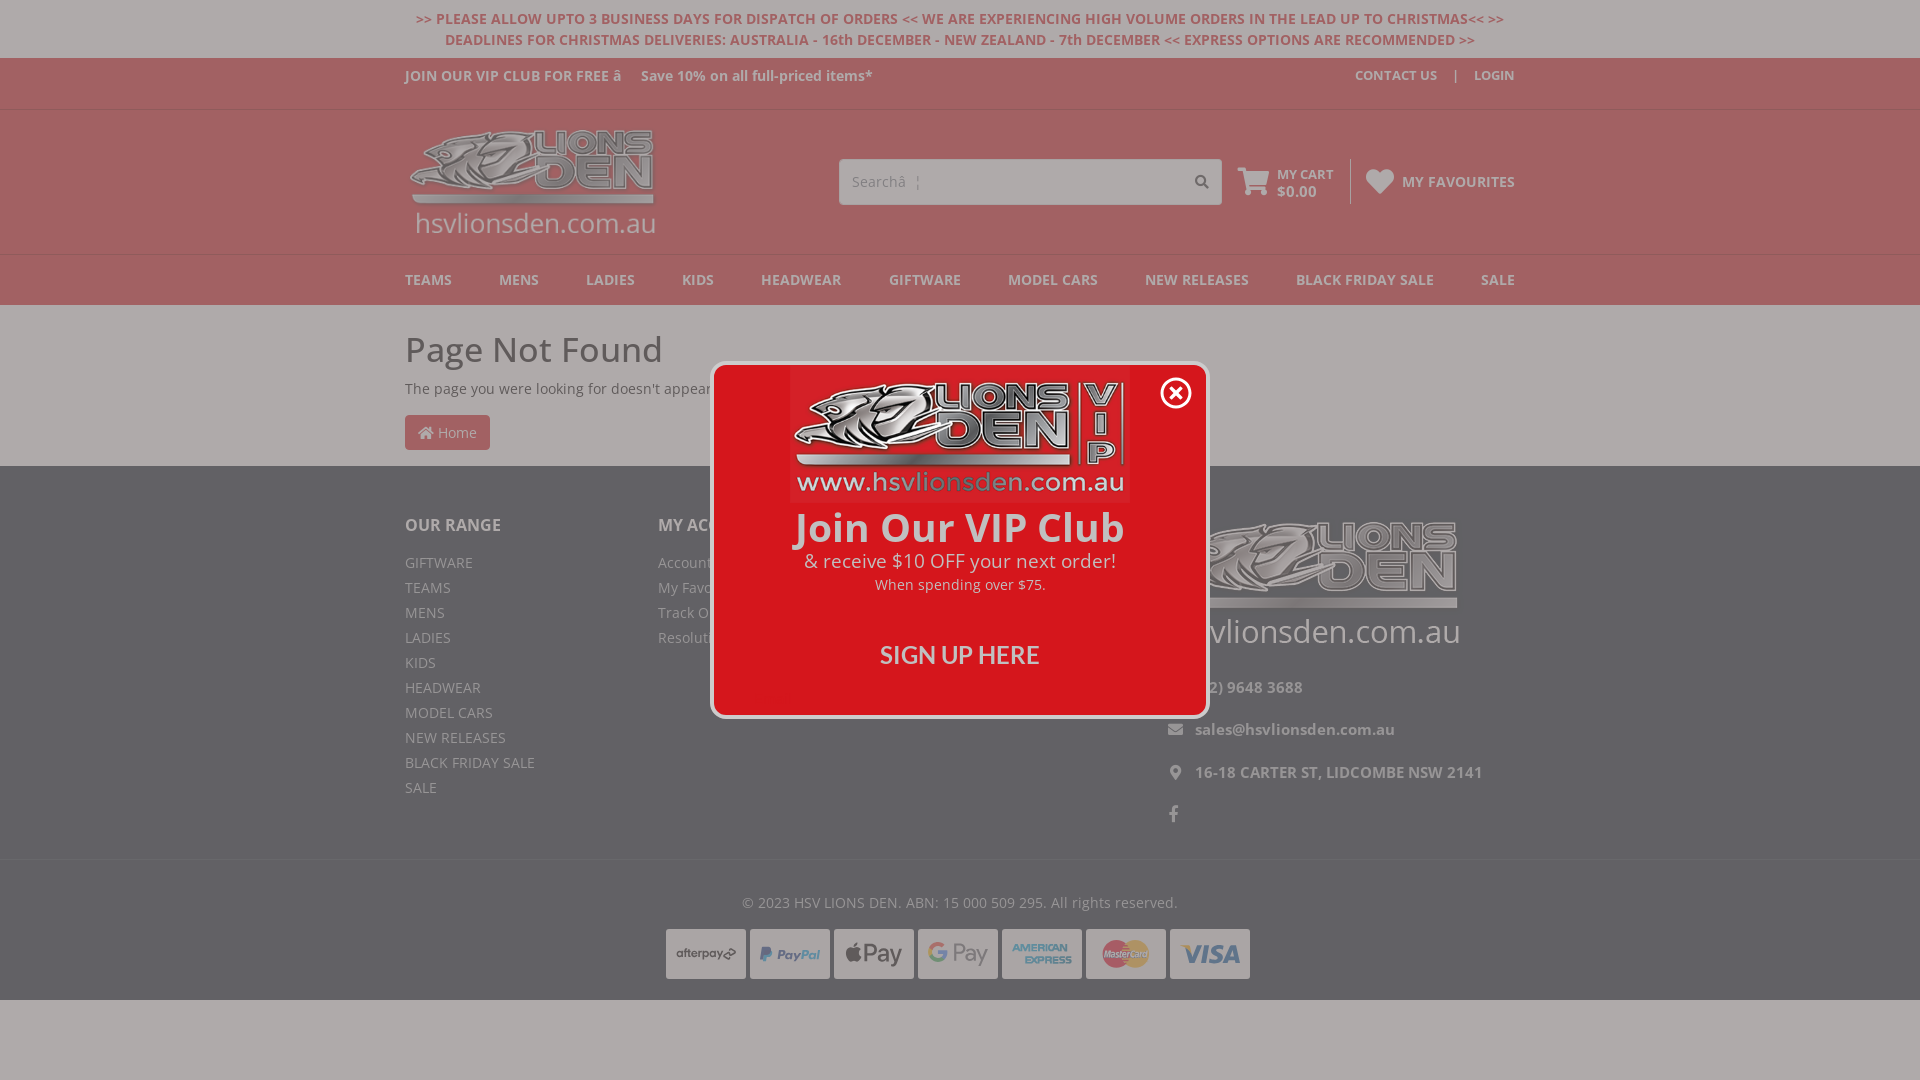 The image size is (1920, 1080). Describe the element at coordinates (576, 280) in the screenshot. I see `'LADIES'` at that location.